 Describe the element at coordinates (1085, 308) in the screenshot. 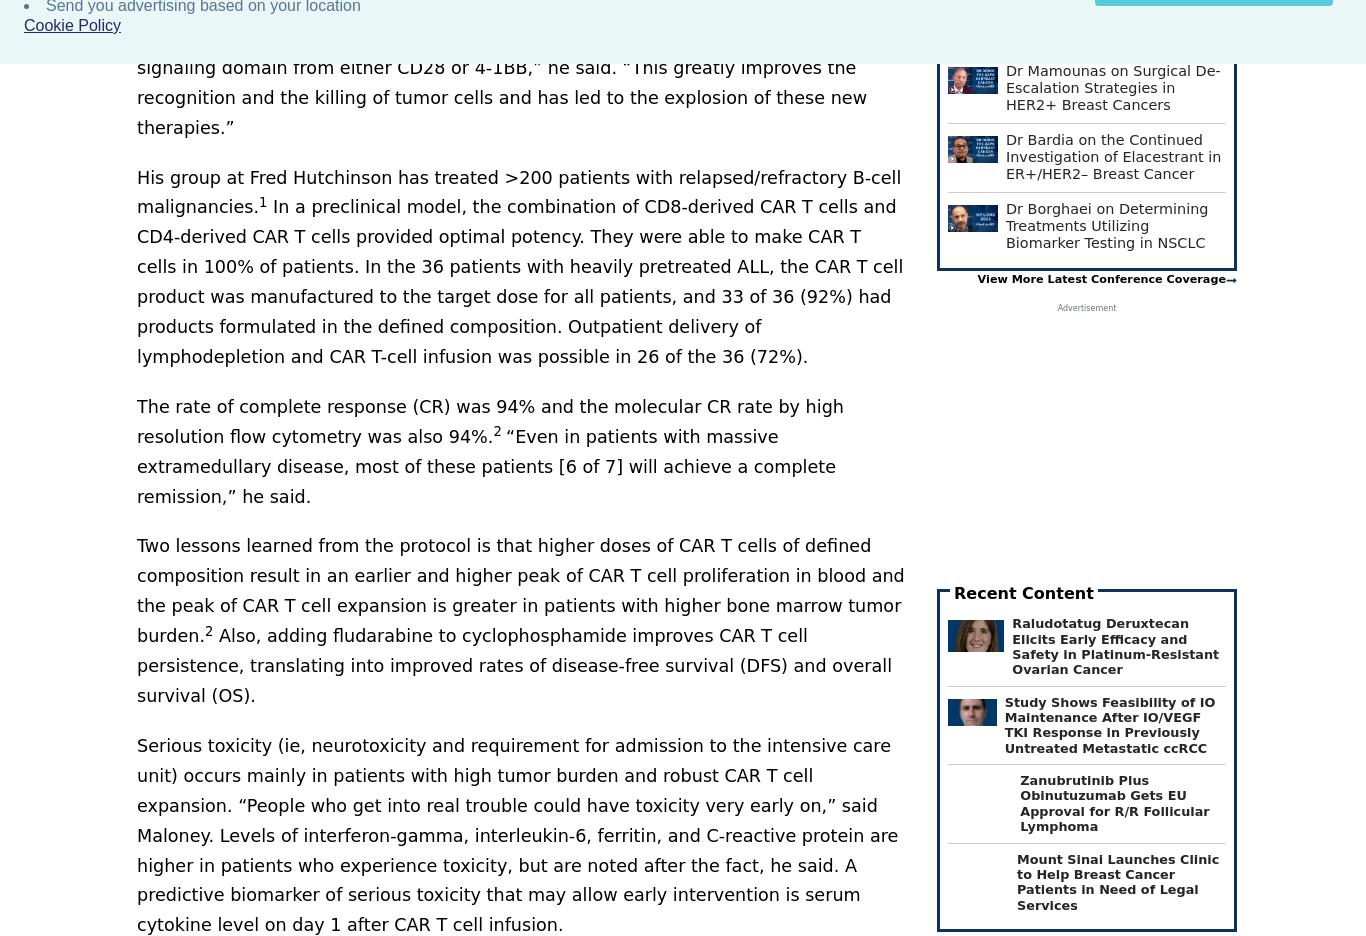

I see `'Advertisement'` at that location.